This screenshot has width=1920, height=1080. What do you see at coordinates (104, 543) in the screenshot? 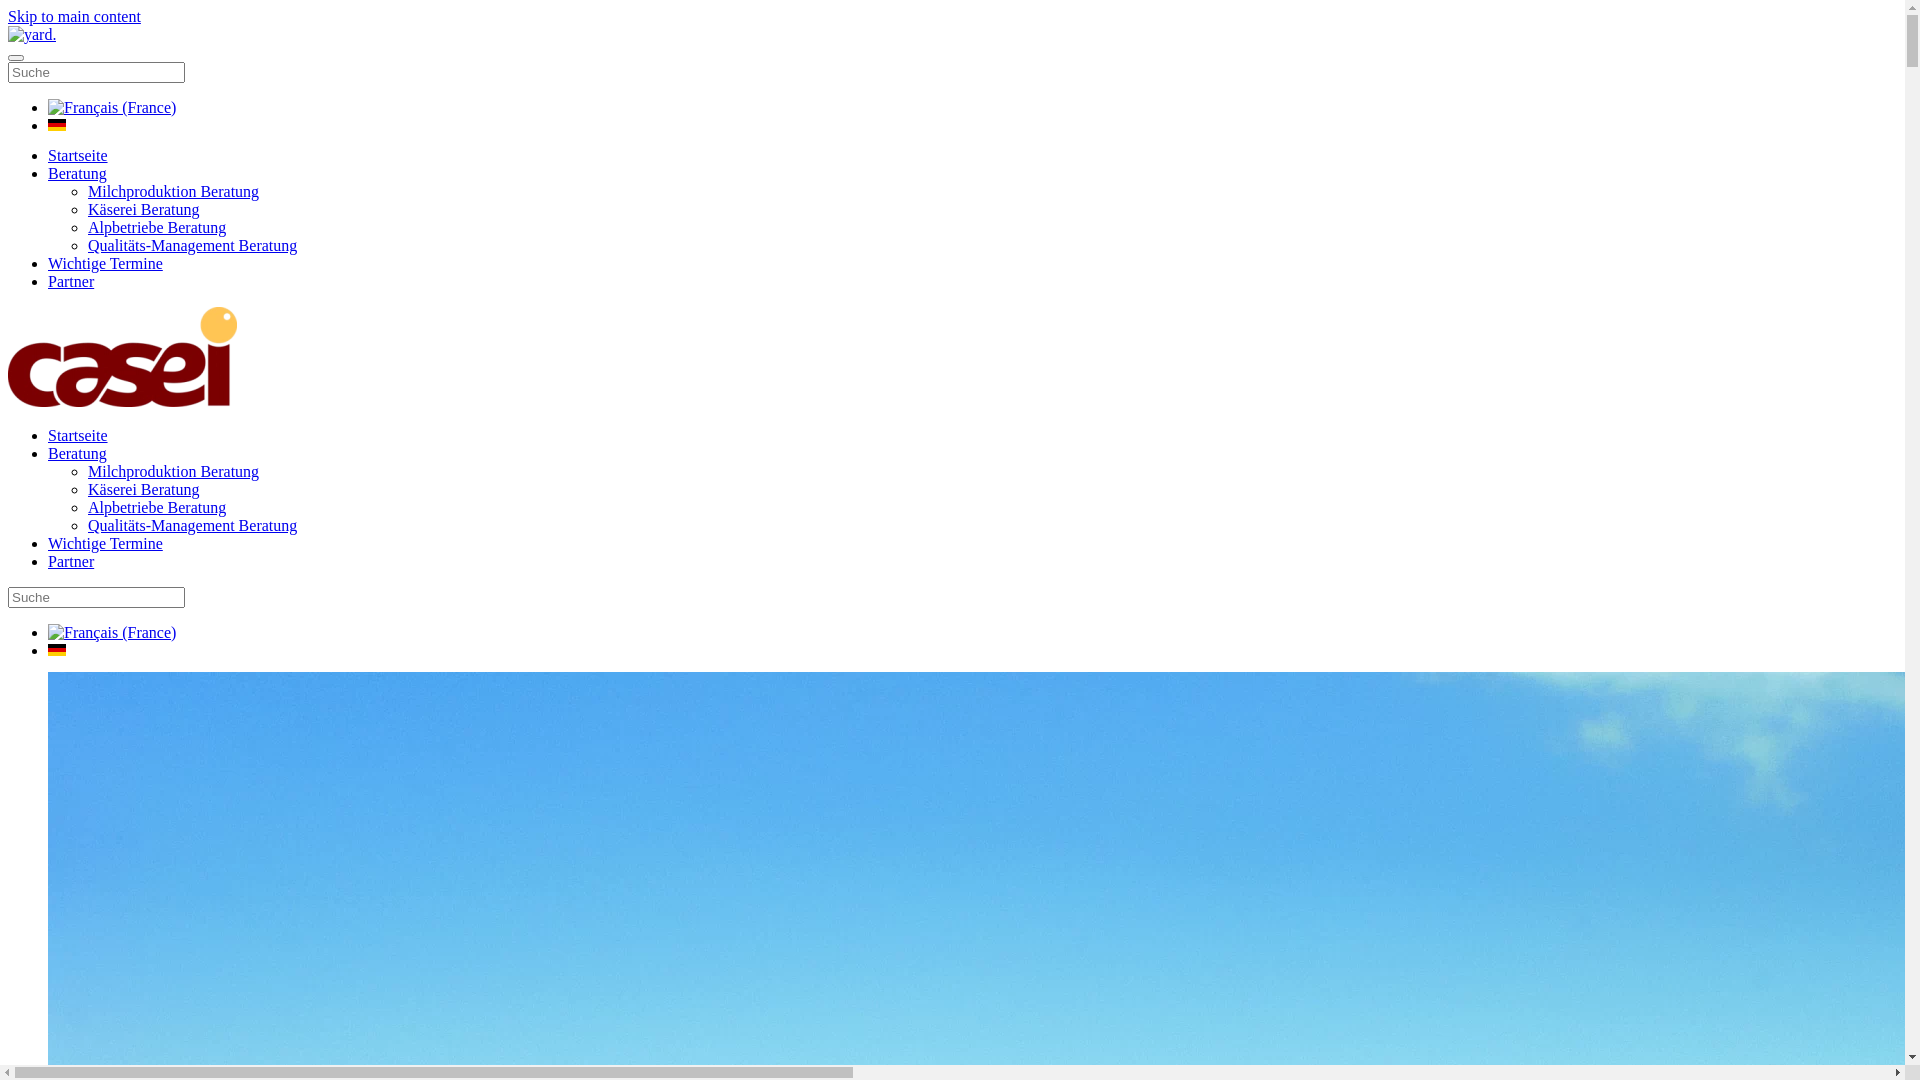
I see `'Wichtige Termine'` at bounding box center [104, 543].